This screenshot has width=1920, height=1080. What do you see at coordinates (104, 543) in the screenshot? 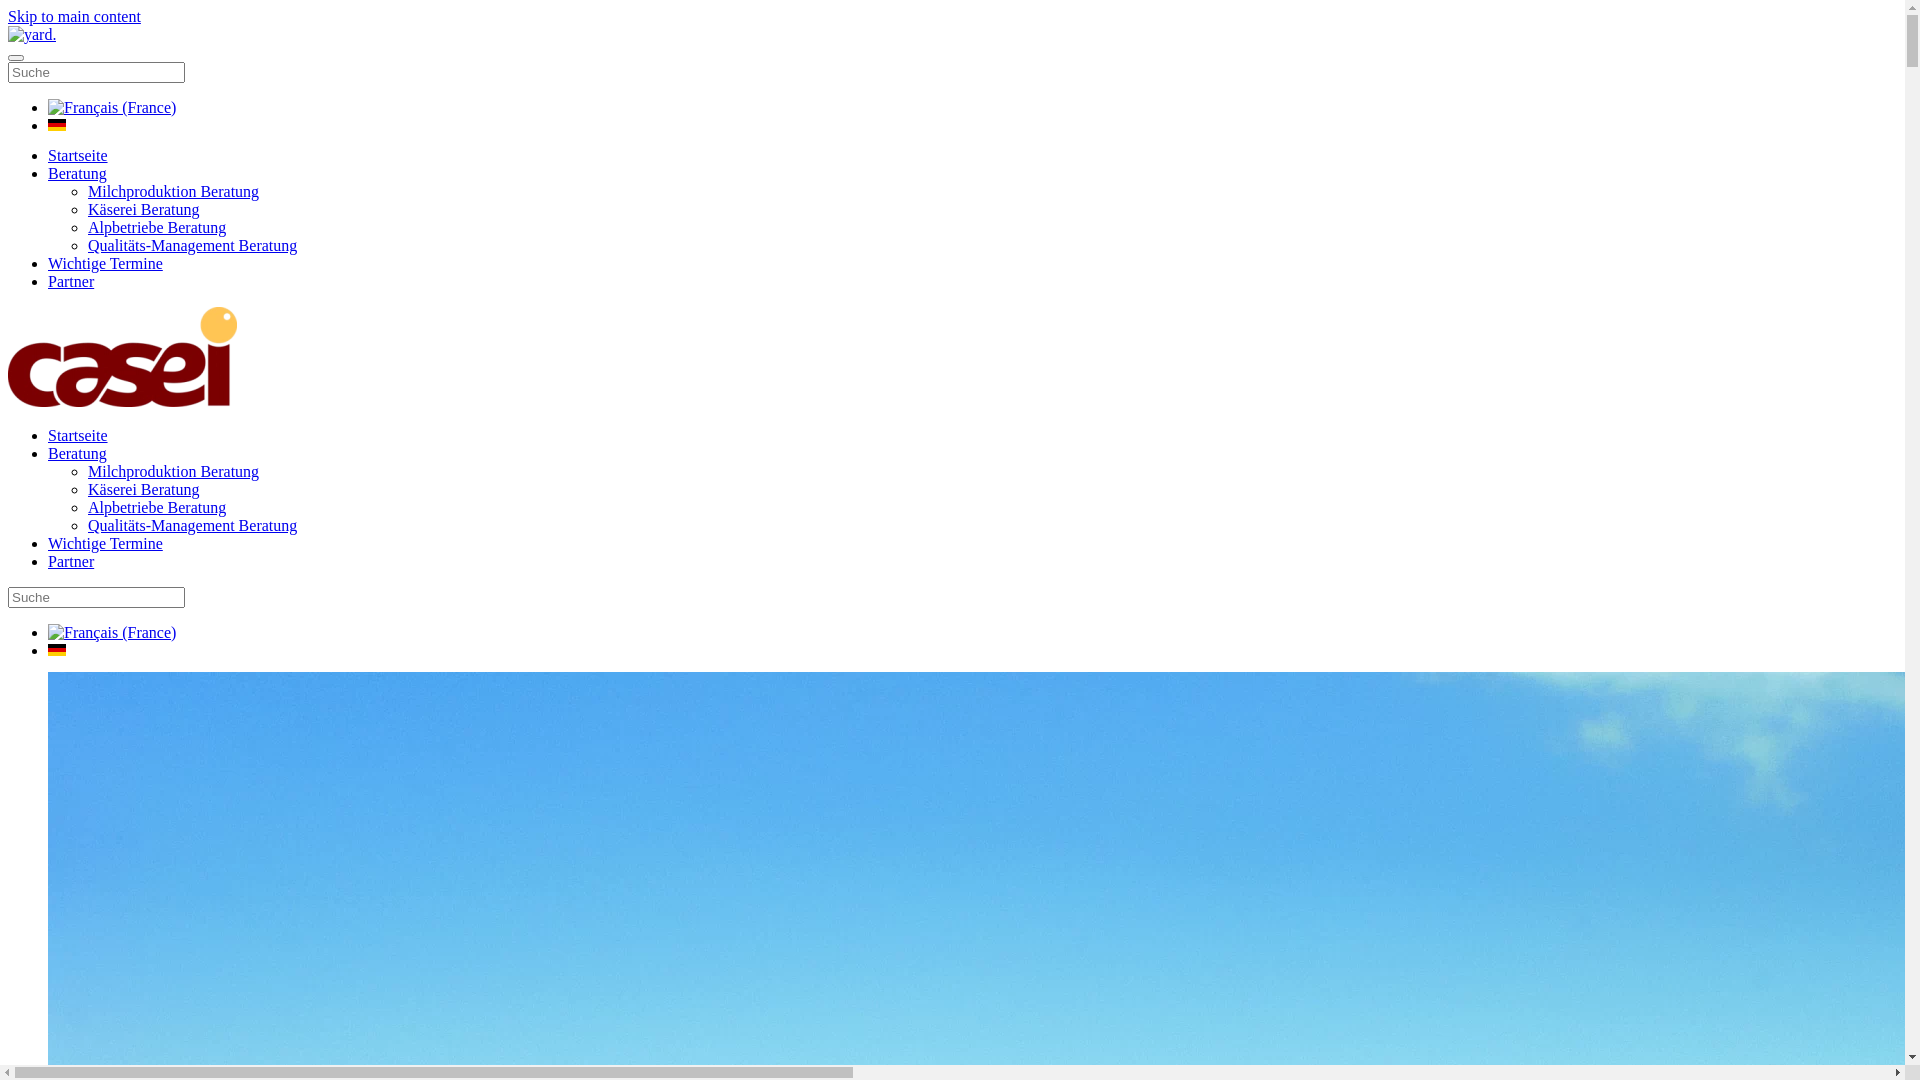
I see `'Wichtige Termine'` at bounding box center [104, 543].